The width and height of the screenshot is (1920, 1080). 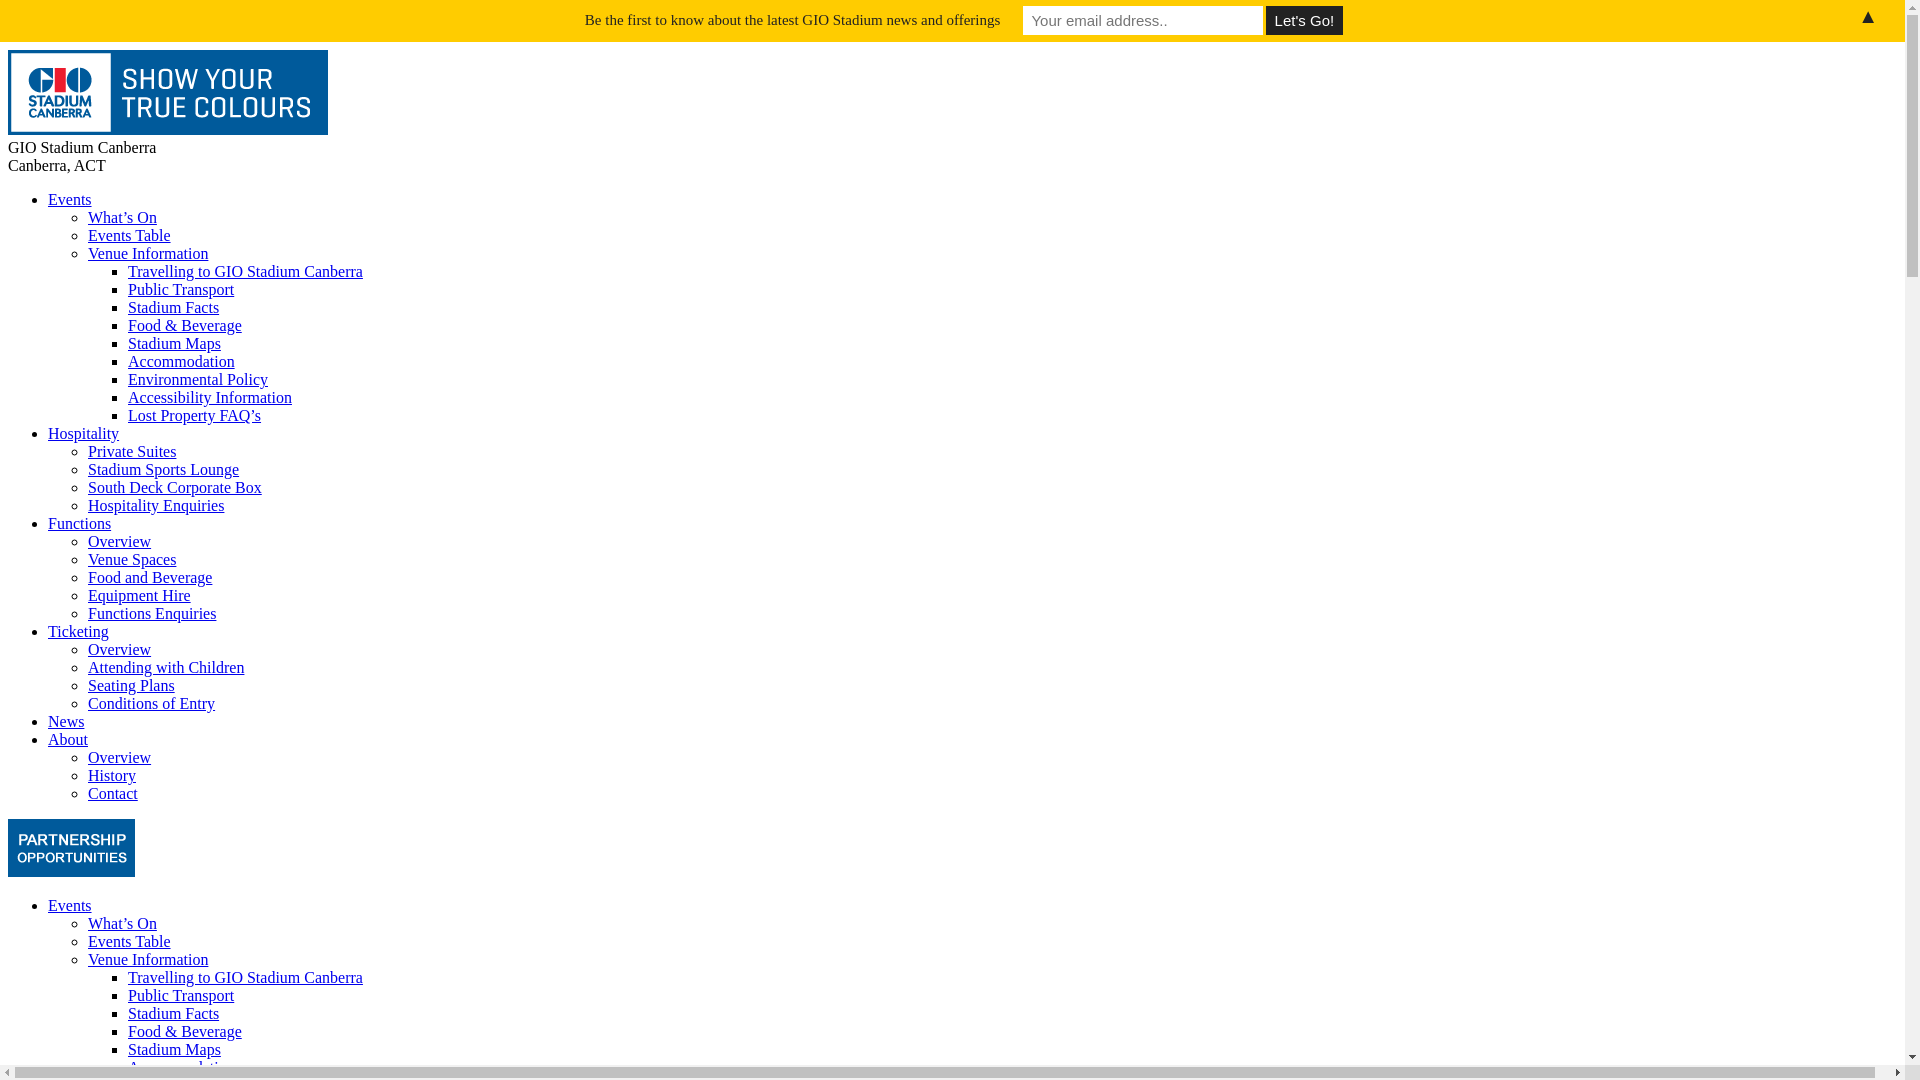 I want to click on 'Stadium Maps', so click(x=174, y=342).